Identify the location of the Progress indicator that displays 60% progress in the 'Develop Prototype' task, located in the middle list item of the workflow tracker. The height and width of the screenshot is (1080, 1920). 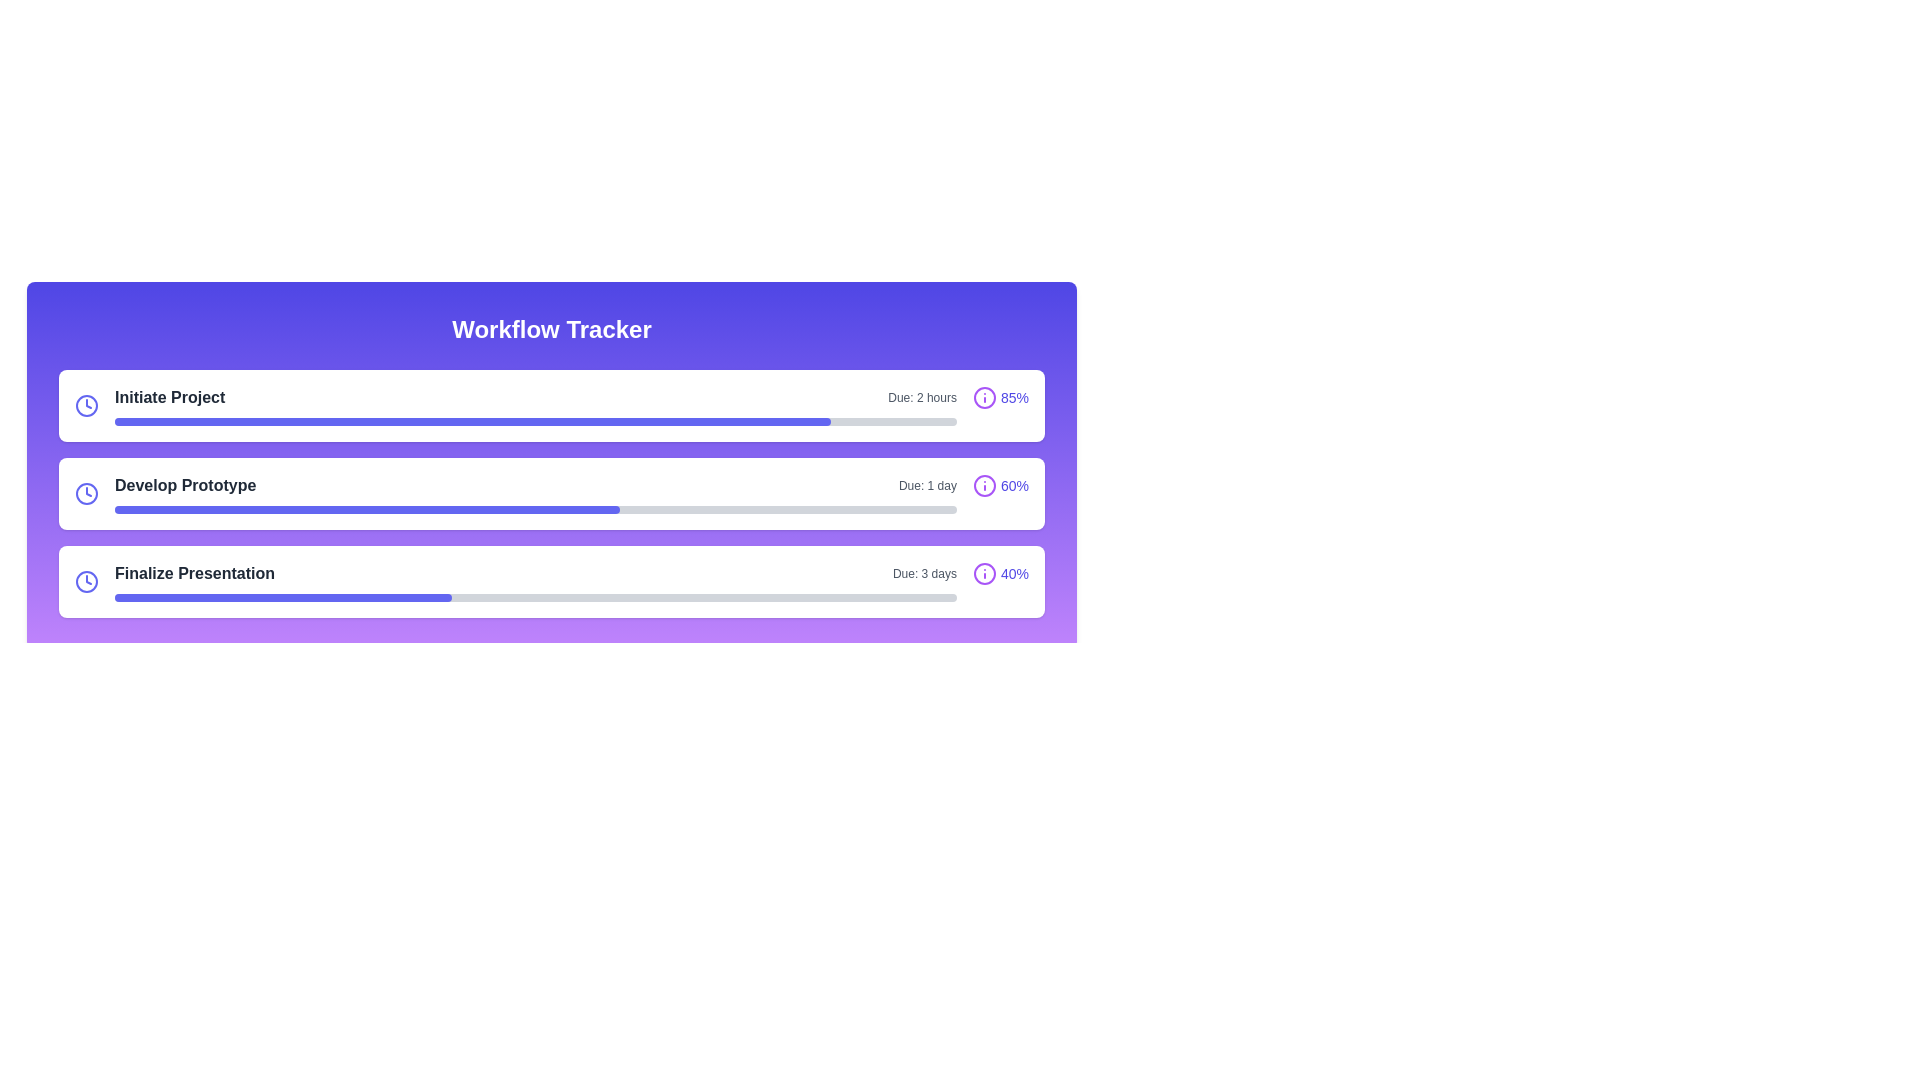
(367, 508).